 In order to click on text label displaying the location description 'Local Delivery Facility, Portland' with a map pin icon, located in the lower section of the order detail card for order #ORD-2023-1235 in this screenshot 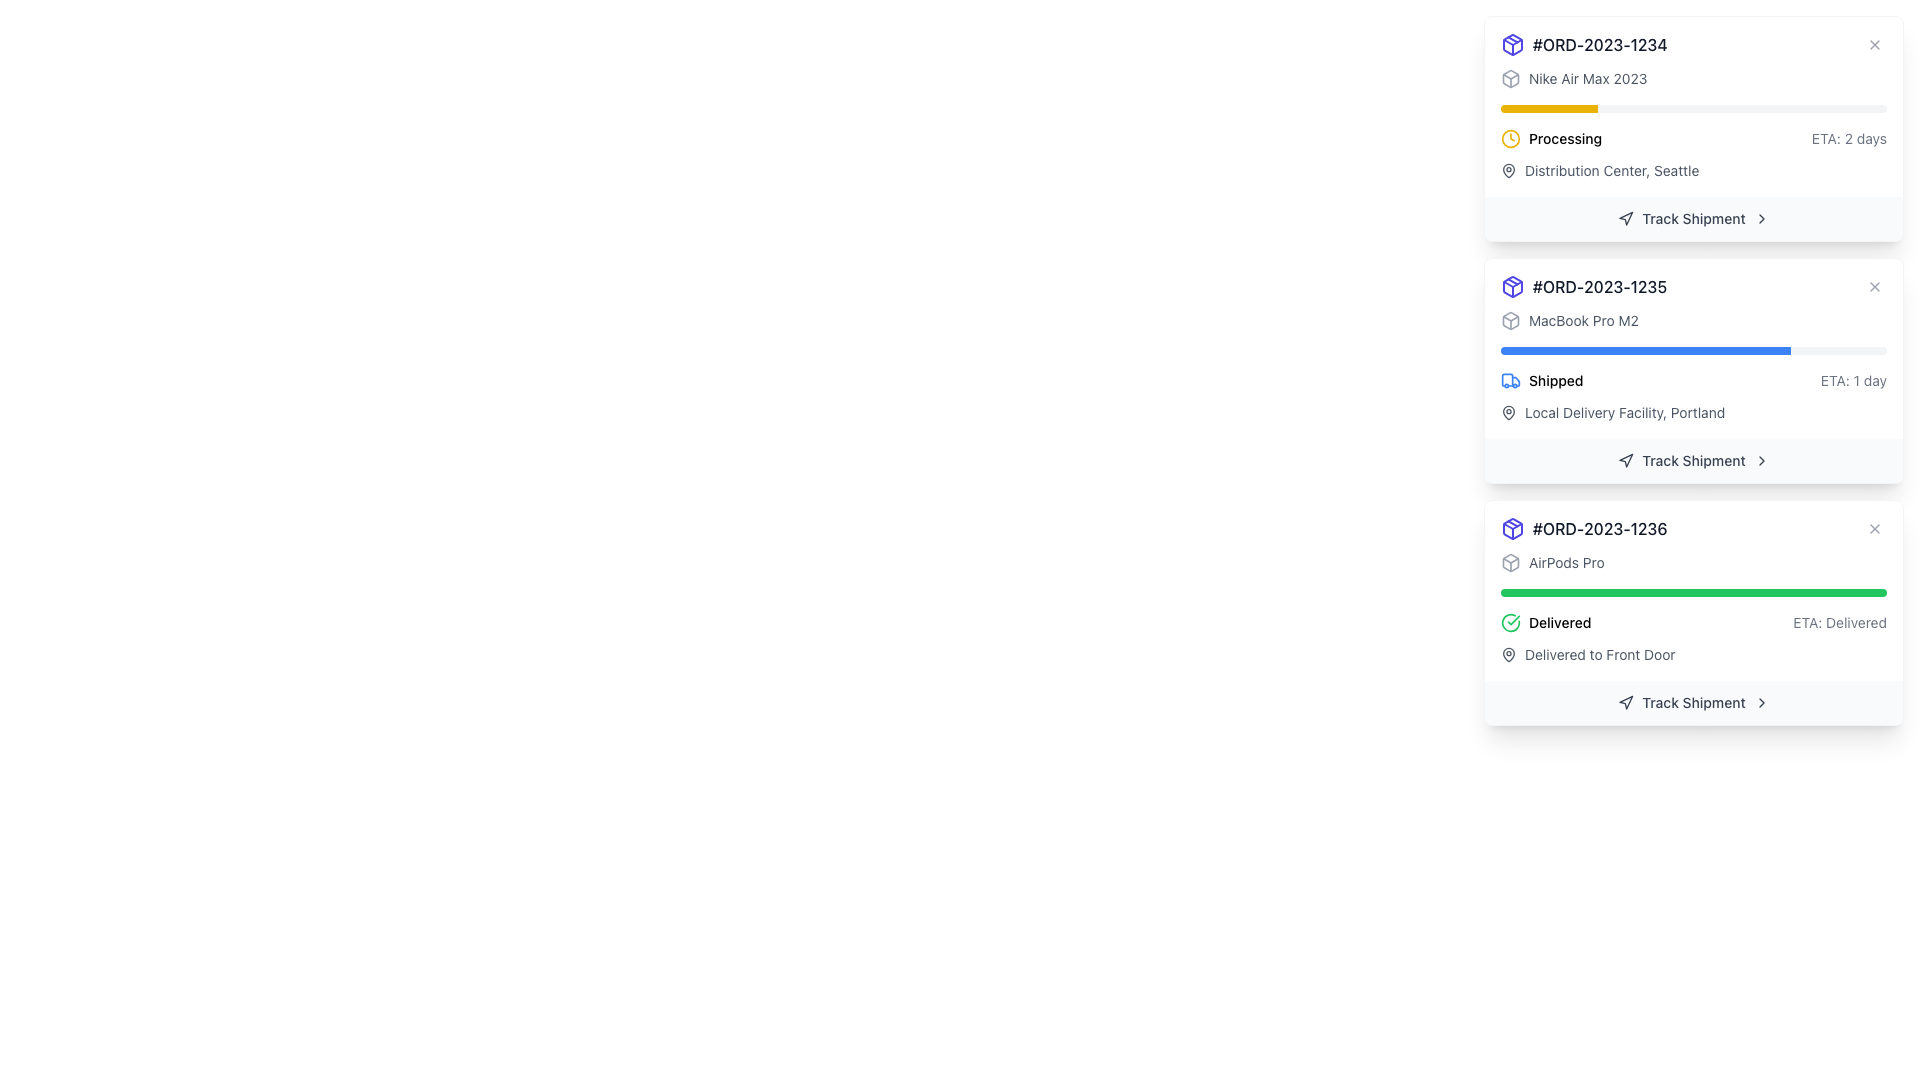, I will do `click(1693, 411)`.